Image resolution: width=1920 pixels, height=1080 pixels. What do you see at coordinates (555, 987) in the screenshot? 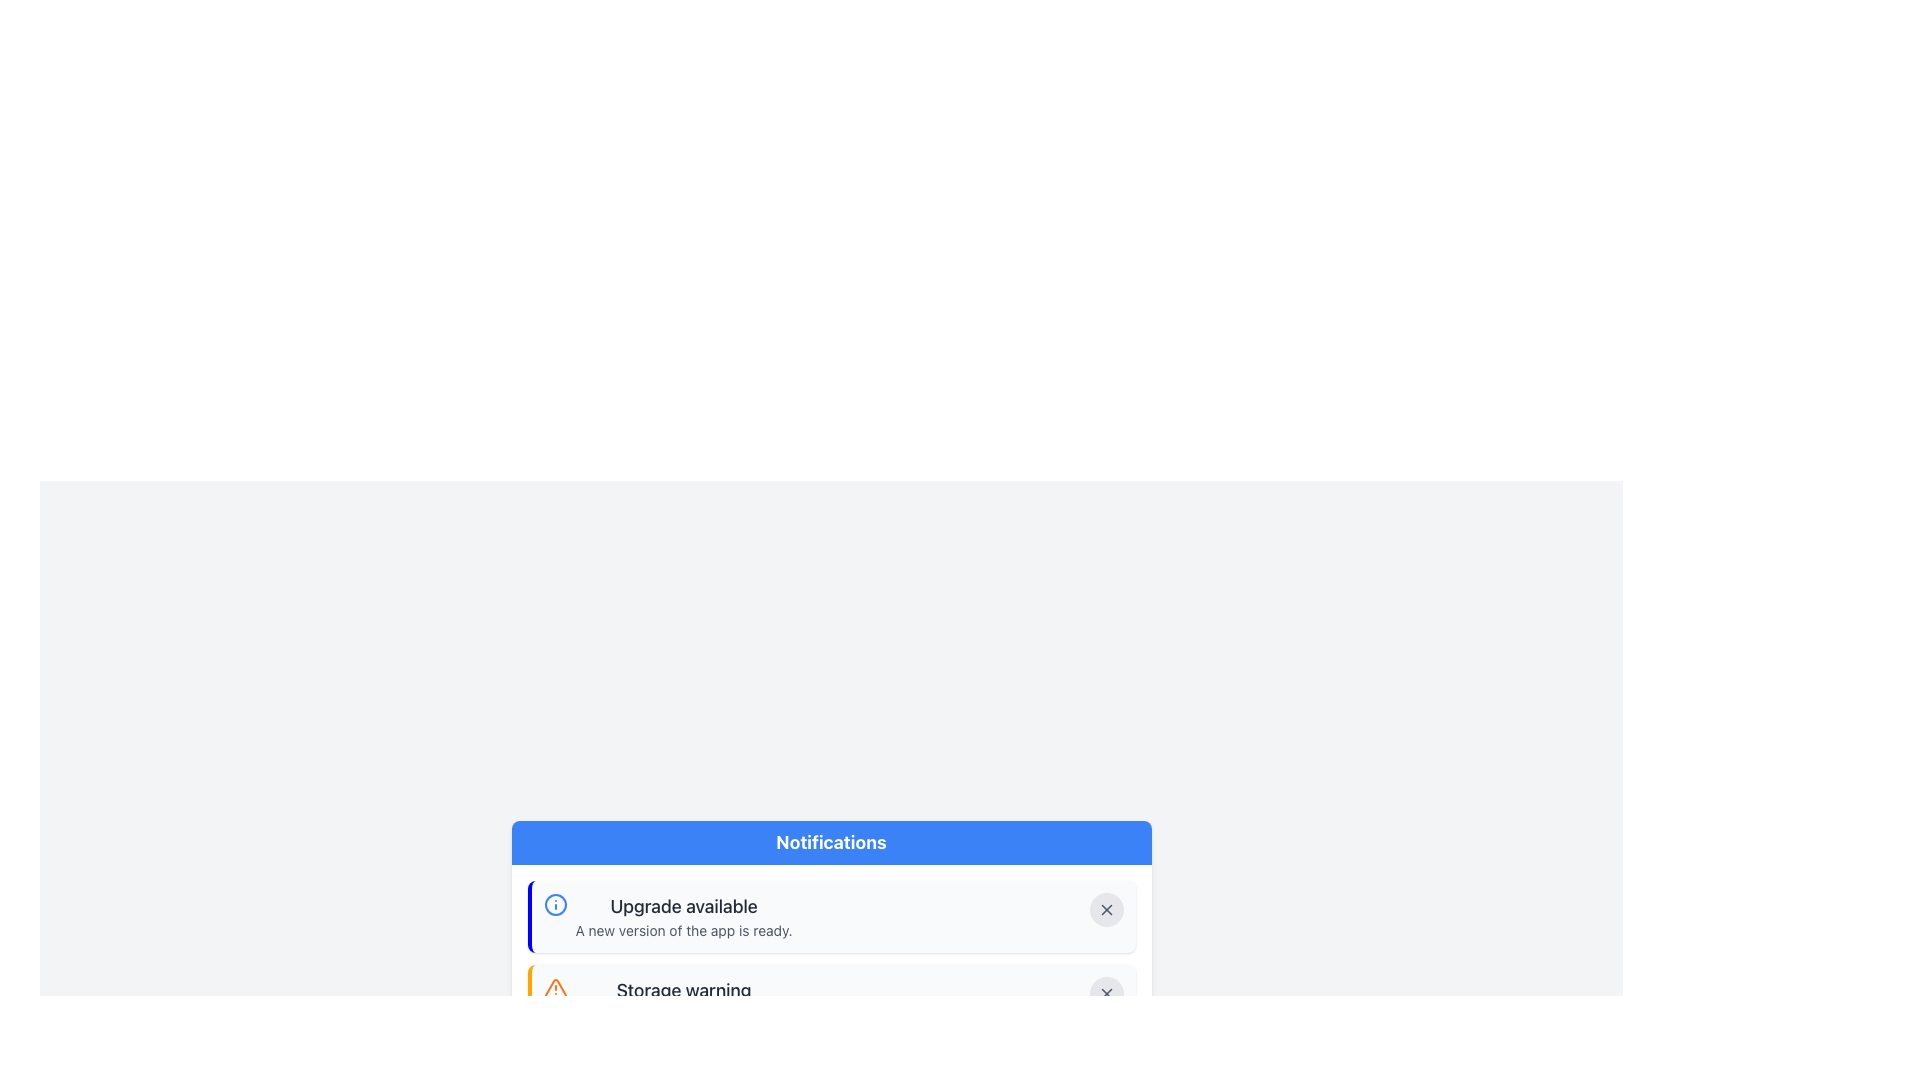
I see `the warning icon in the second notification row next to the 'Storage warning' message` at bounding box center [555, 987].